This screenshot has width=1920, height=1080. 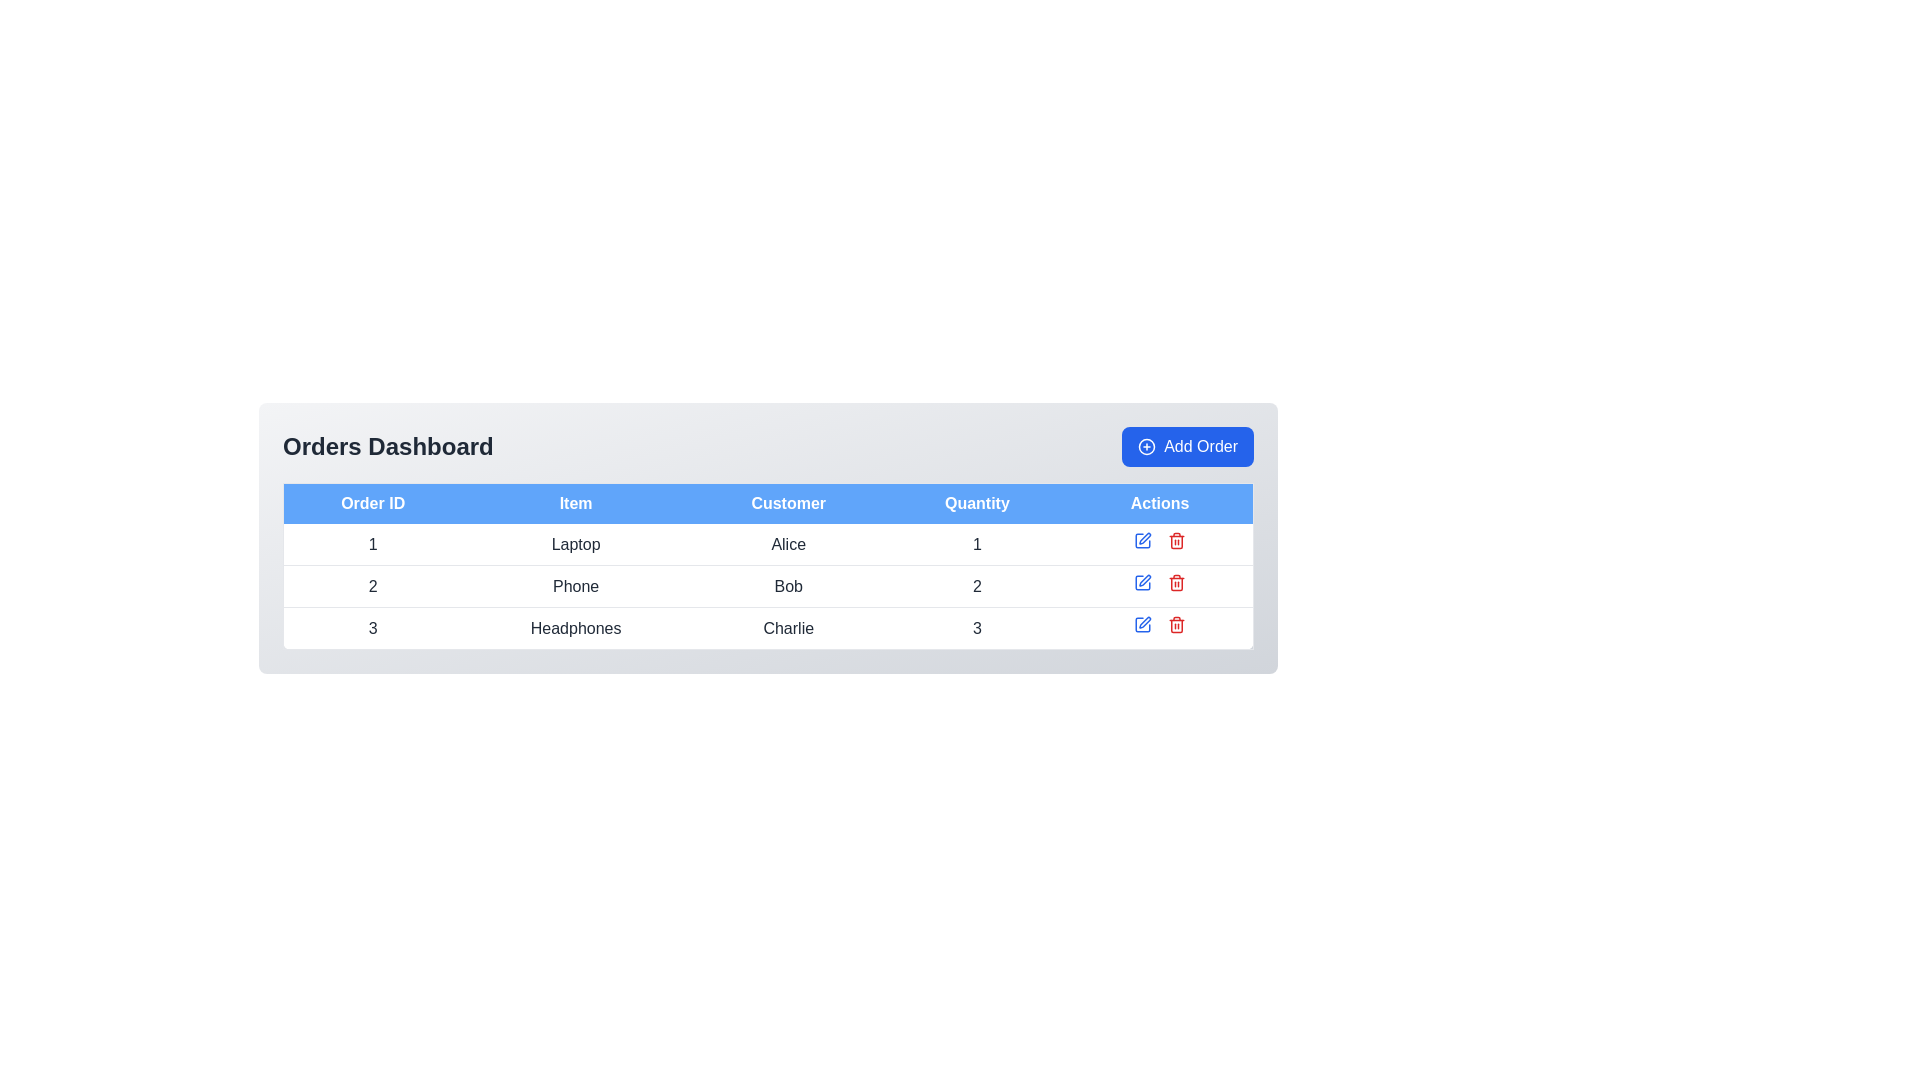 What do you see at coordinates (1147, 446) in the screenshot?
I see `the 'Add Order' button located at the top-right corner of the dashboard, specifically targeting the circular outline of the plus icon within it` at bounding box center [1147, 446].